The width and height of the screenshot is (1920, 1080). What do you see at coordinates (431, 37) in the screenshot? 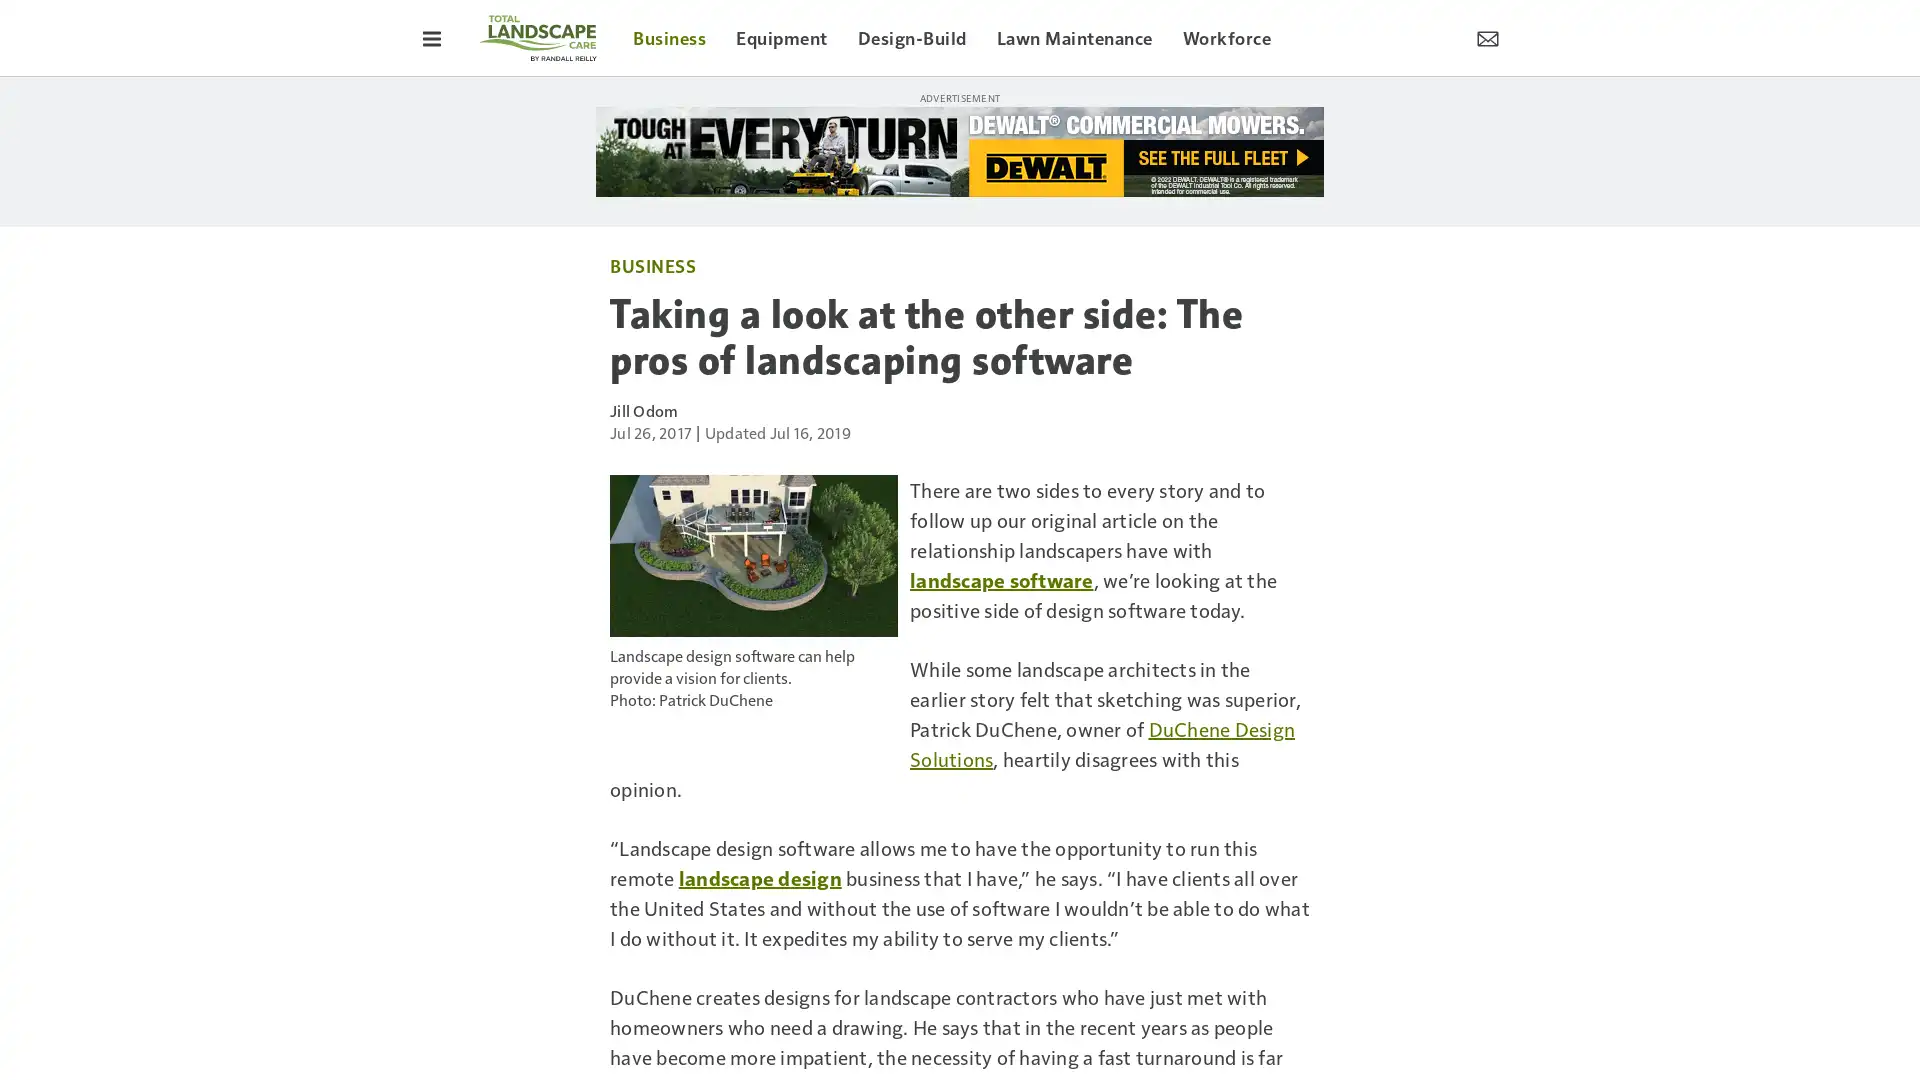
I see `Toggle Menu` at bounding box center [431, 37].